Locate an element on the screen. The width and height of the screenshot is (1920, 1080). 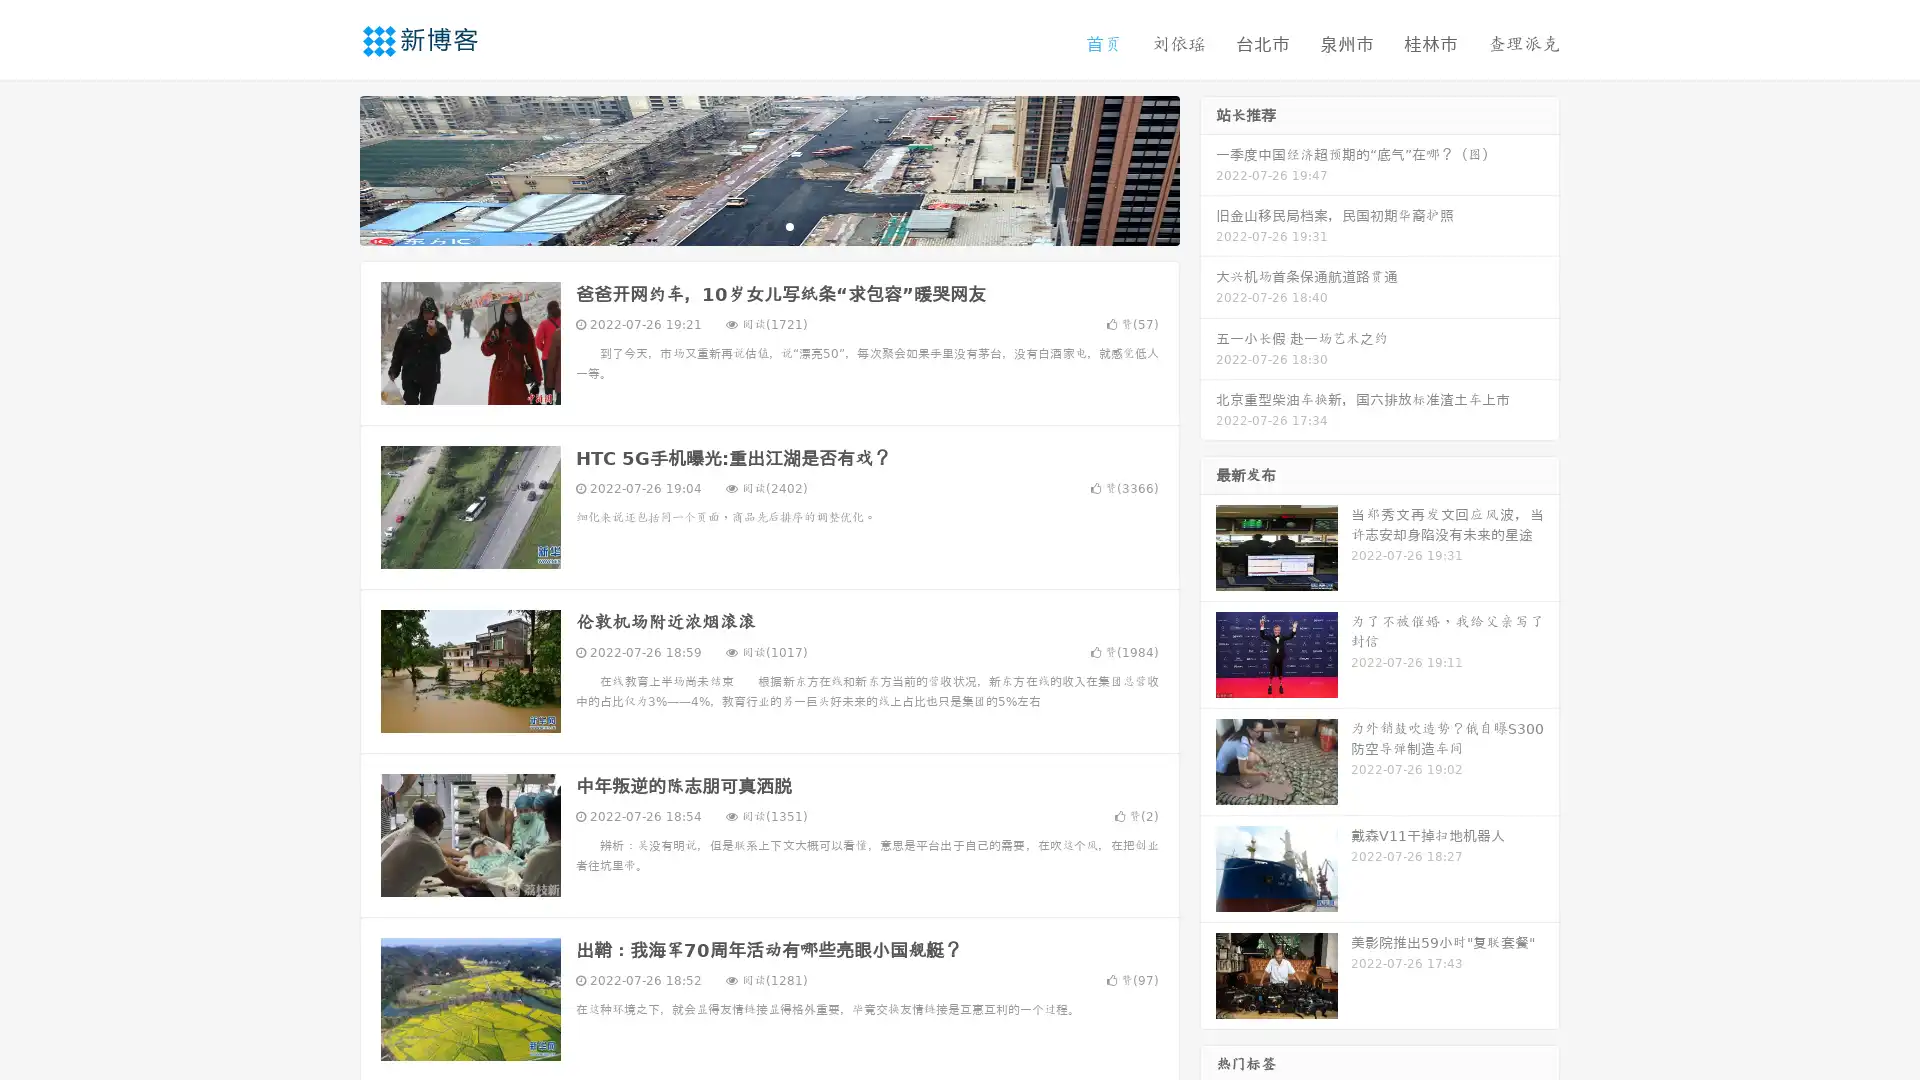
Go to slide 2 is located at coordinates (768, 225).